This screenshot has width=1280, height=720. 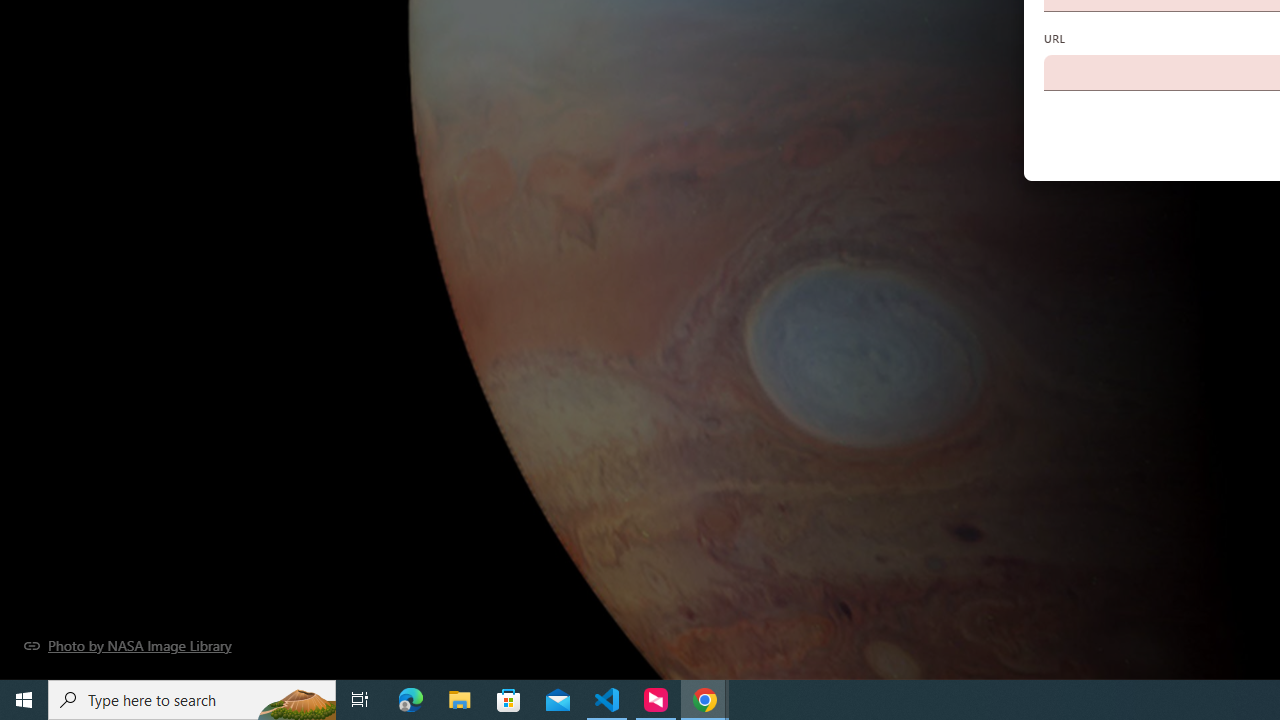 What do you see at coordinates (410, 698) in the screenshot?
I see `'Microsoft Edge'` at bounding box center [410, 698].